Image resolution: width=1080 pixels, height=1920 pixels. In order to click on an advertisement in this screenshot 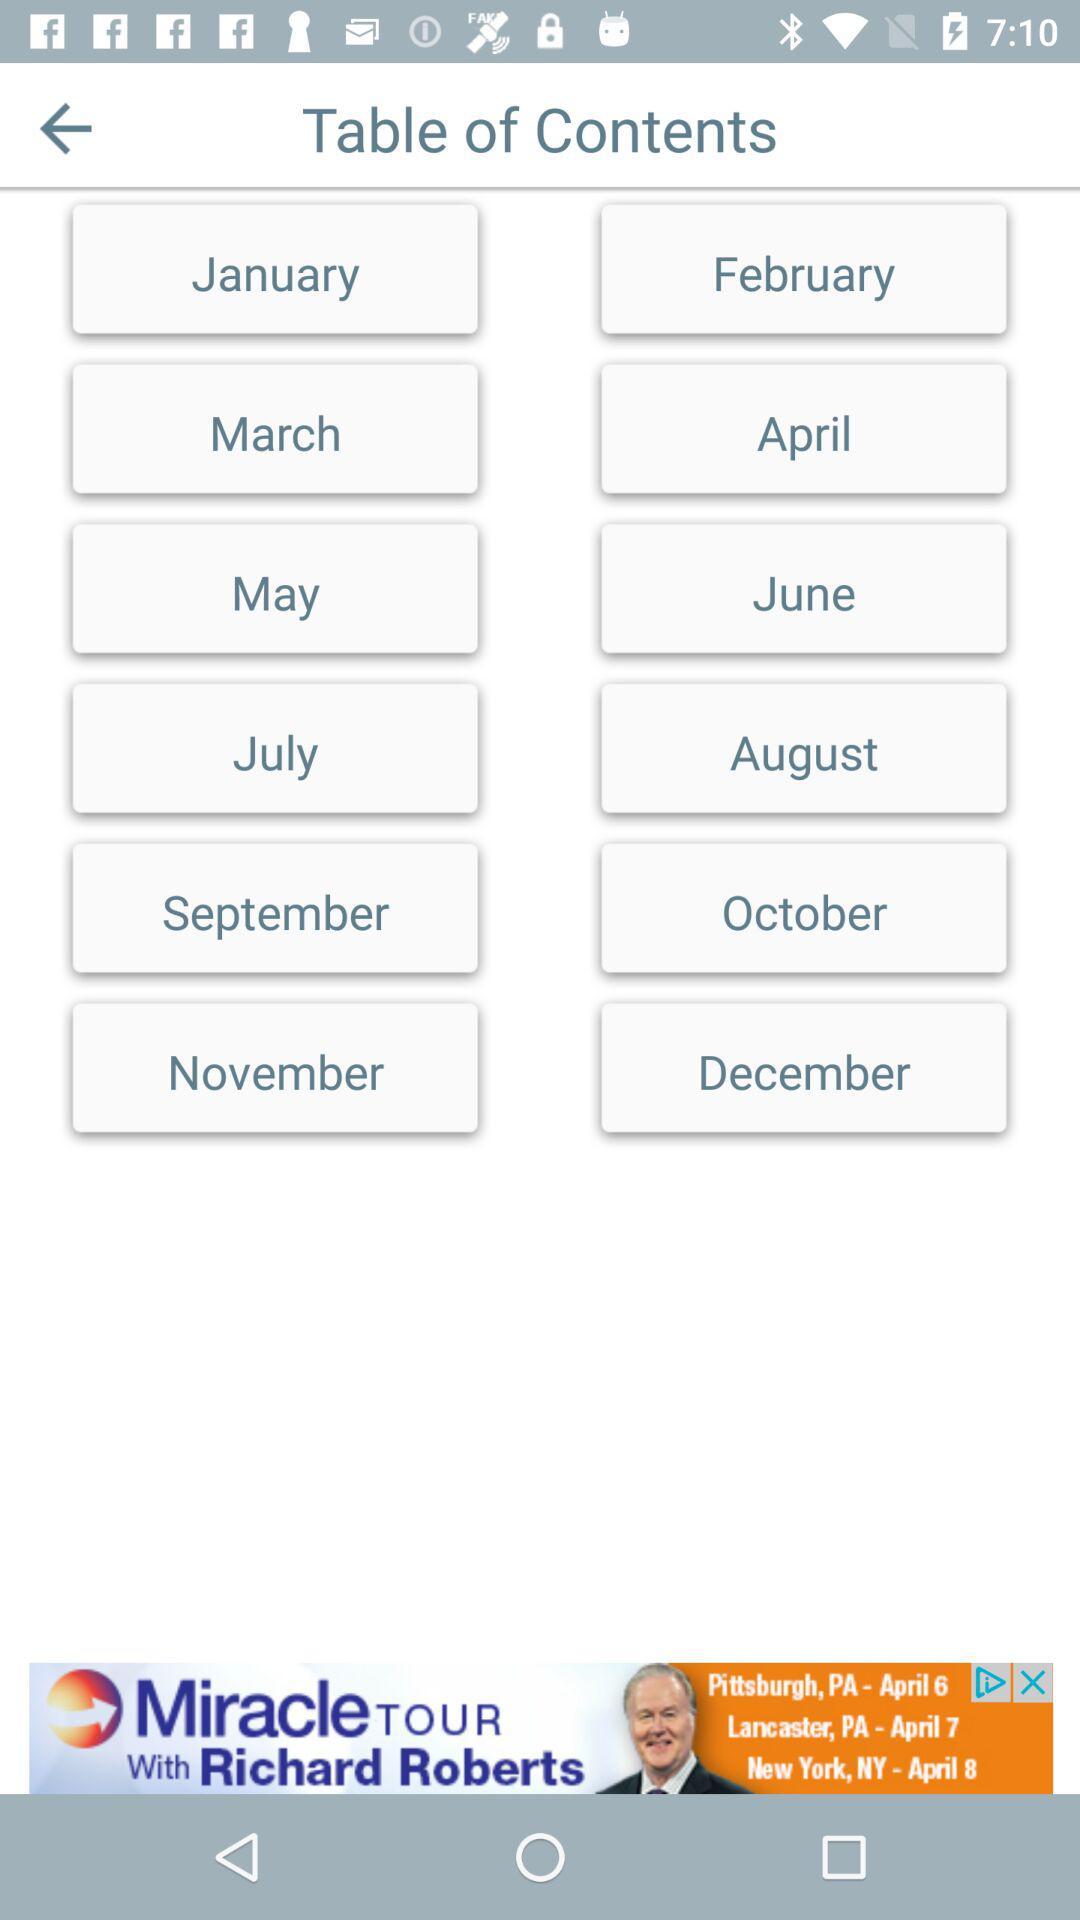, I will do `click(540, 1727)`.